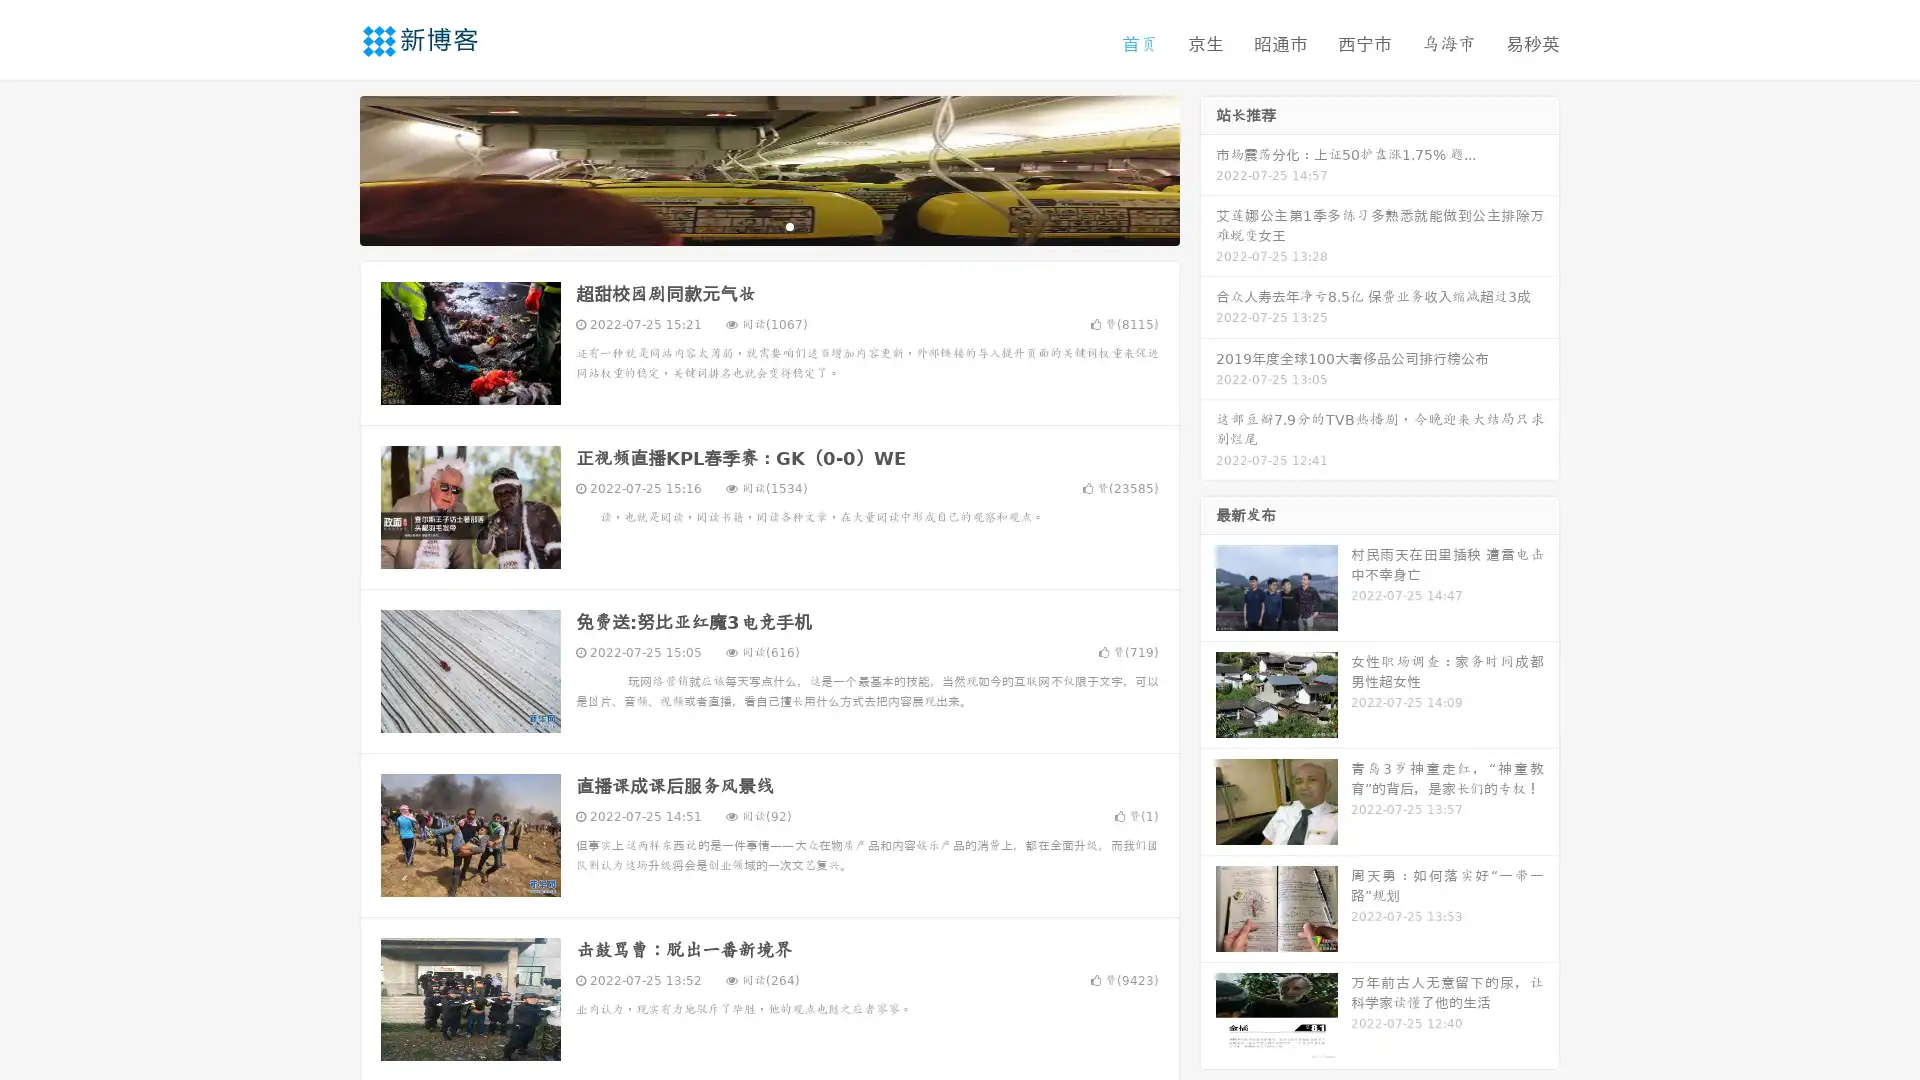 The height and width of the screenshot is (1080, 1920). I want to click on Go to slide 2, so click(768, 225).